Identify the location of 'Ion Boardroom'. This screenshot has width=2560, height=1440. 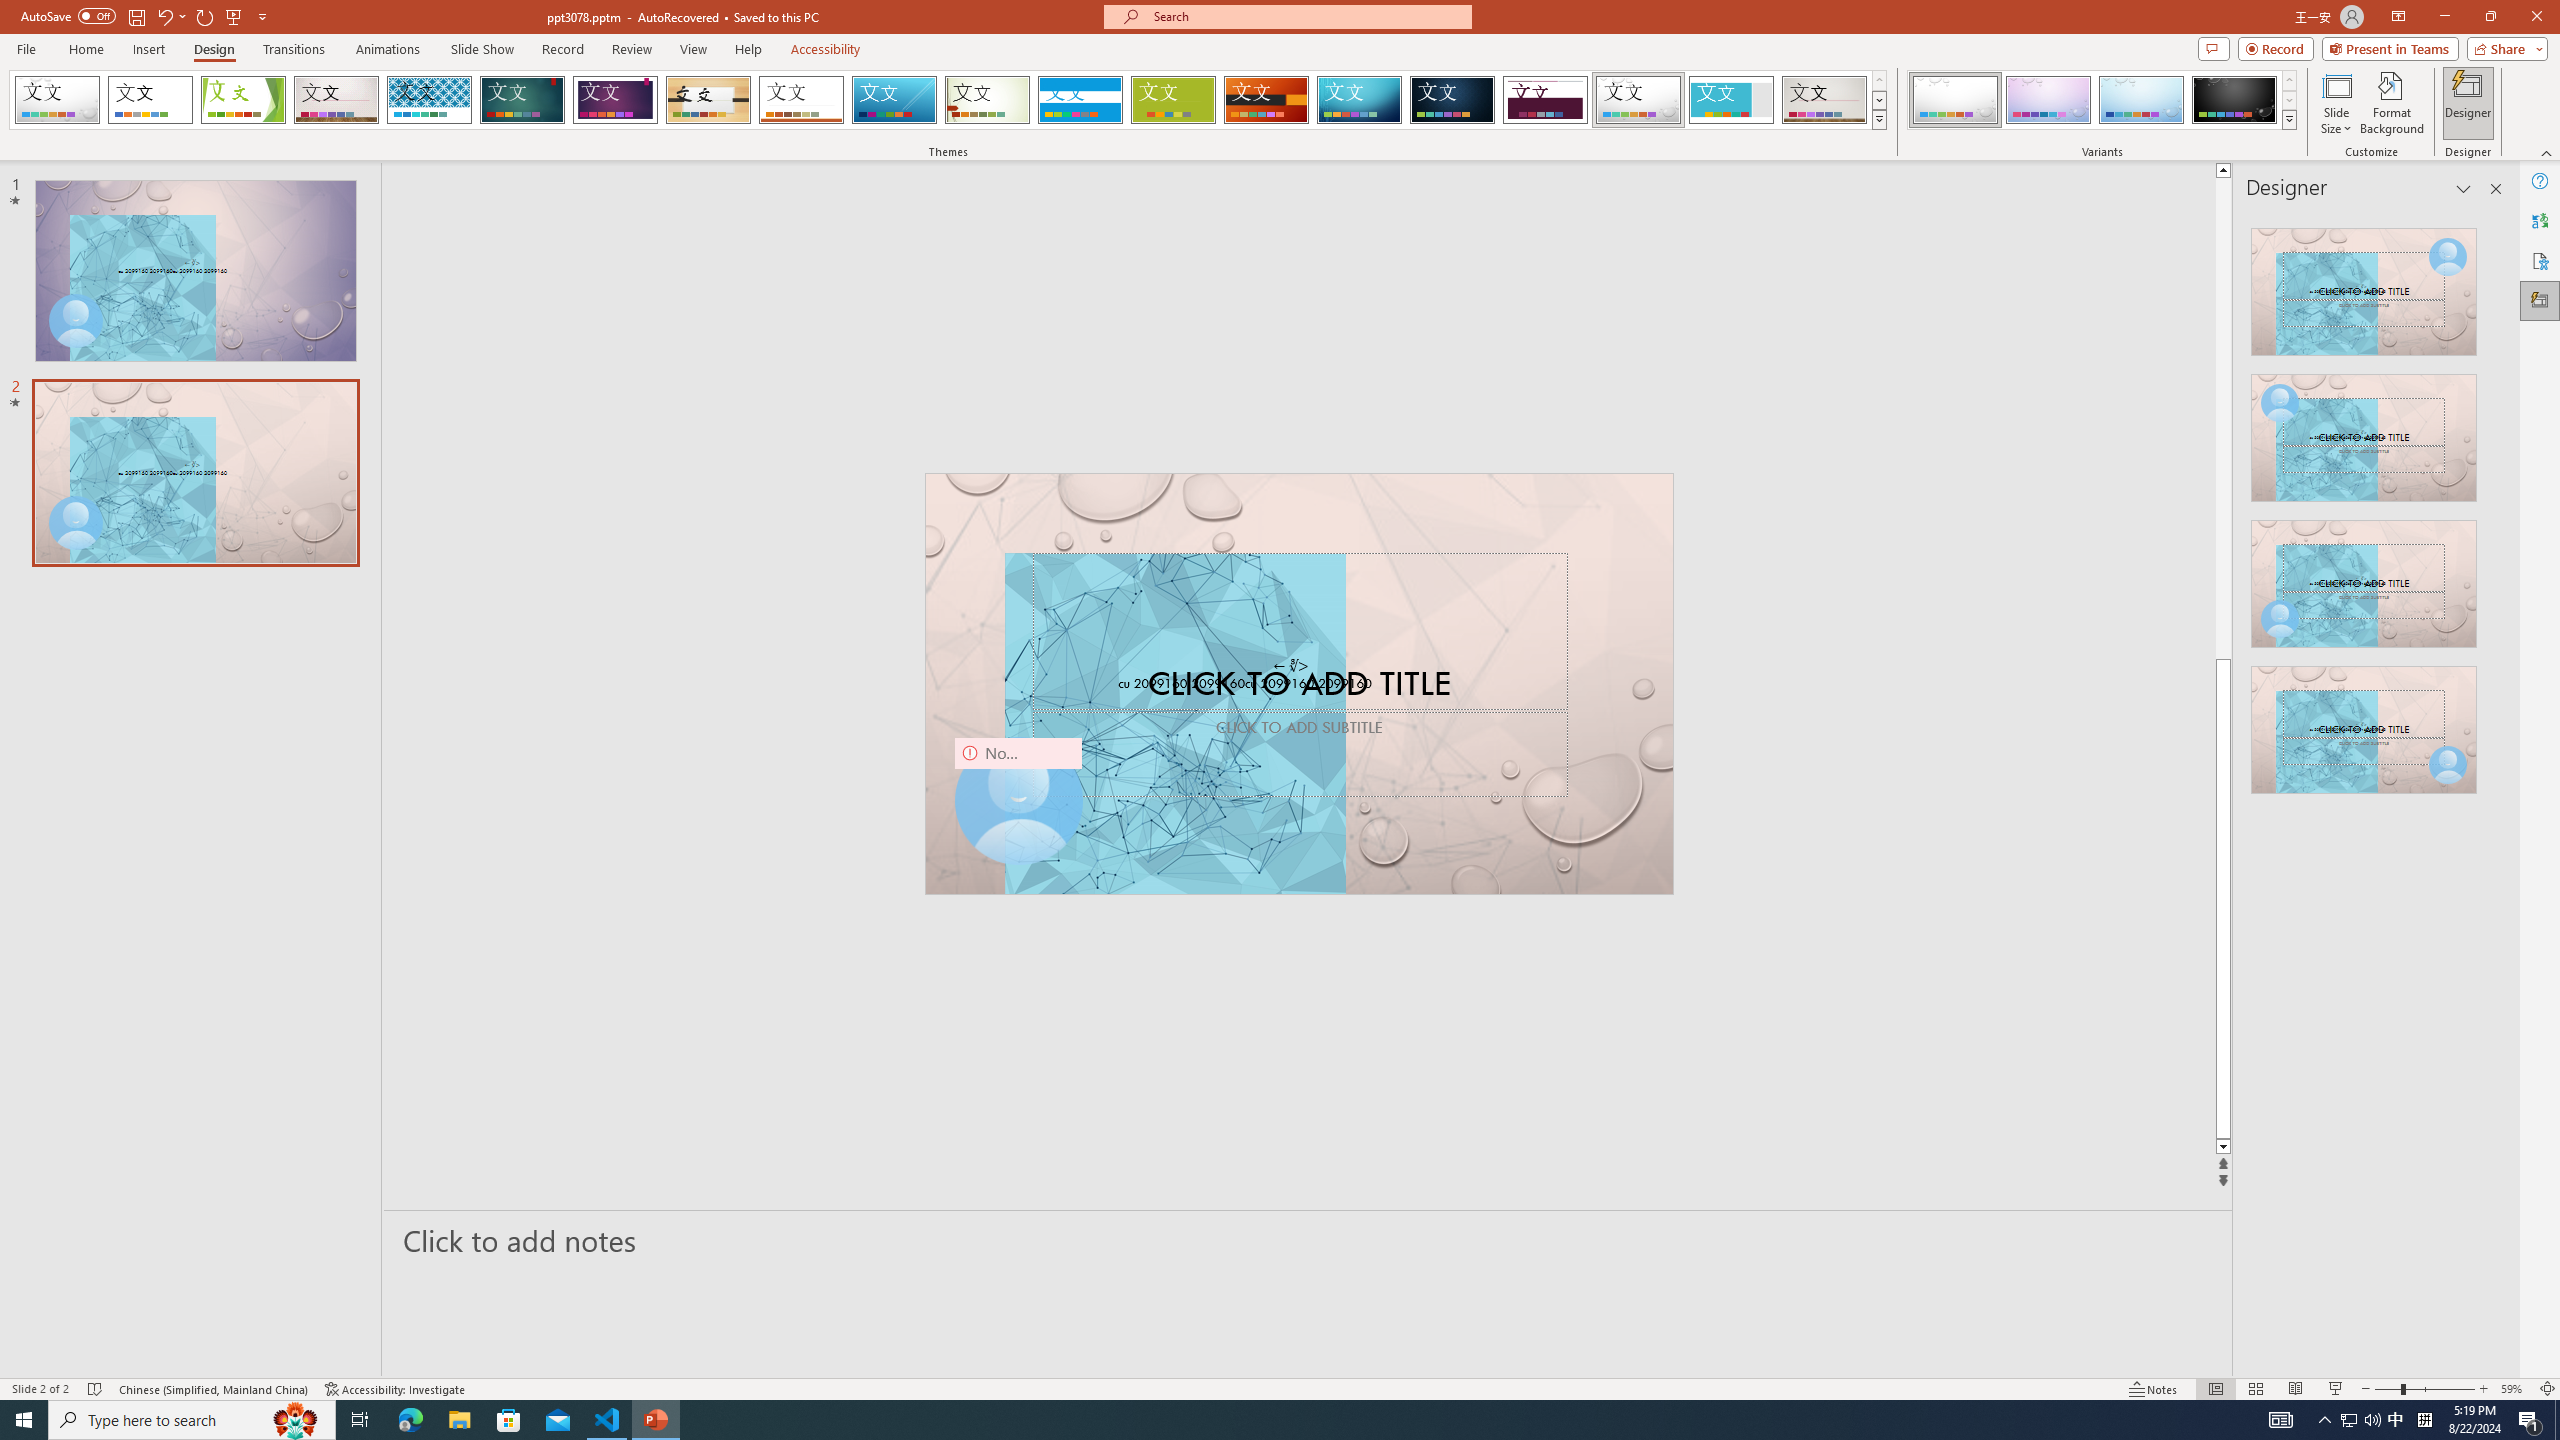
(615, 99).